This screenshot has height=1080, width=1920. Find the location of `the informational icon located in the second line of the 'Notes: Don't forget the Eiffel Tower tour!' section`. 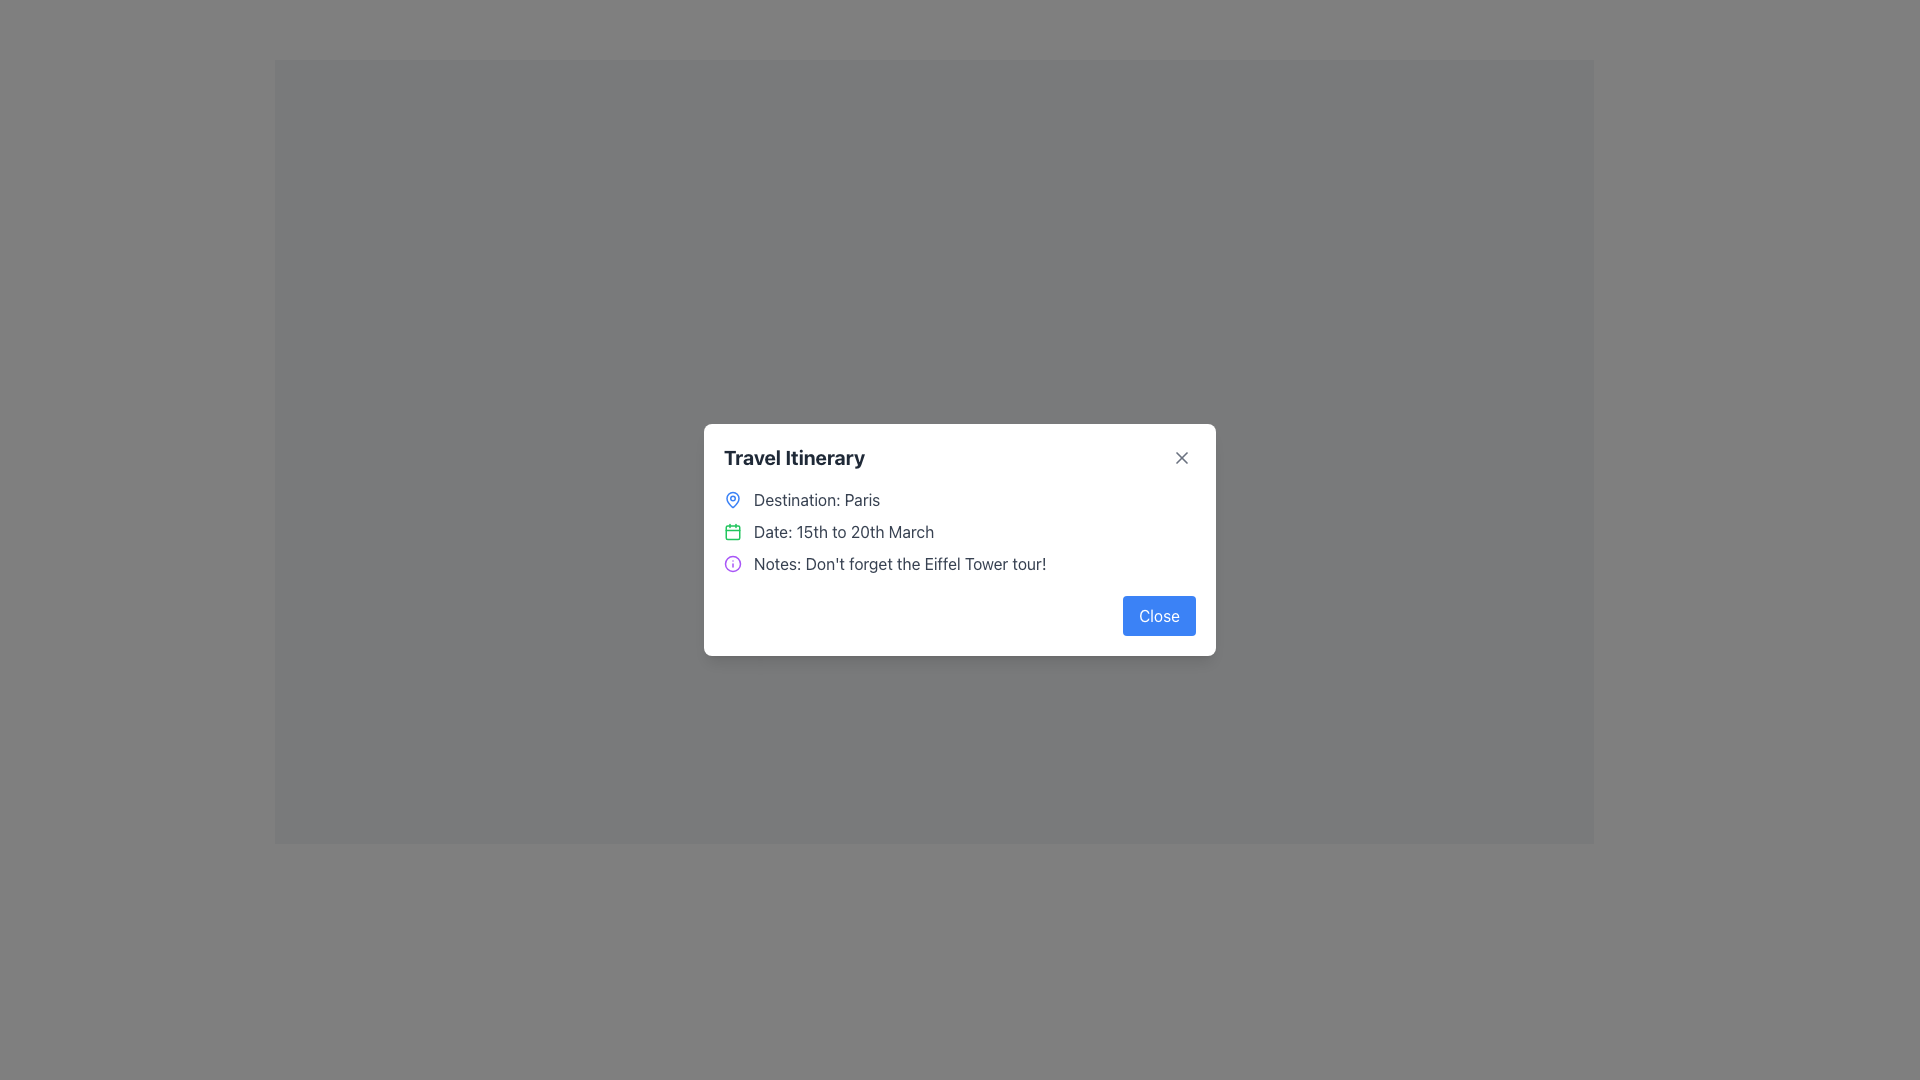

the informational icon located in the second line of the 'Notes: Don't forget the Eiffel Tower tour!' section is located at coordinates (732, 563).